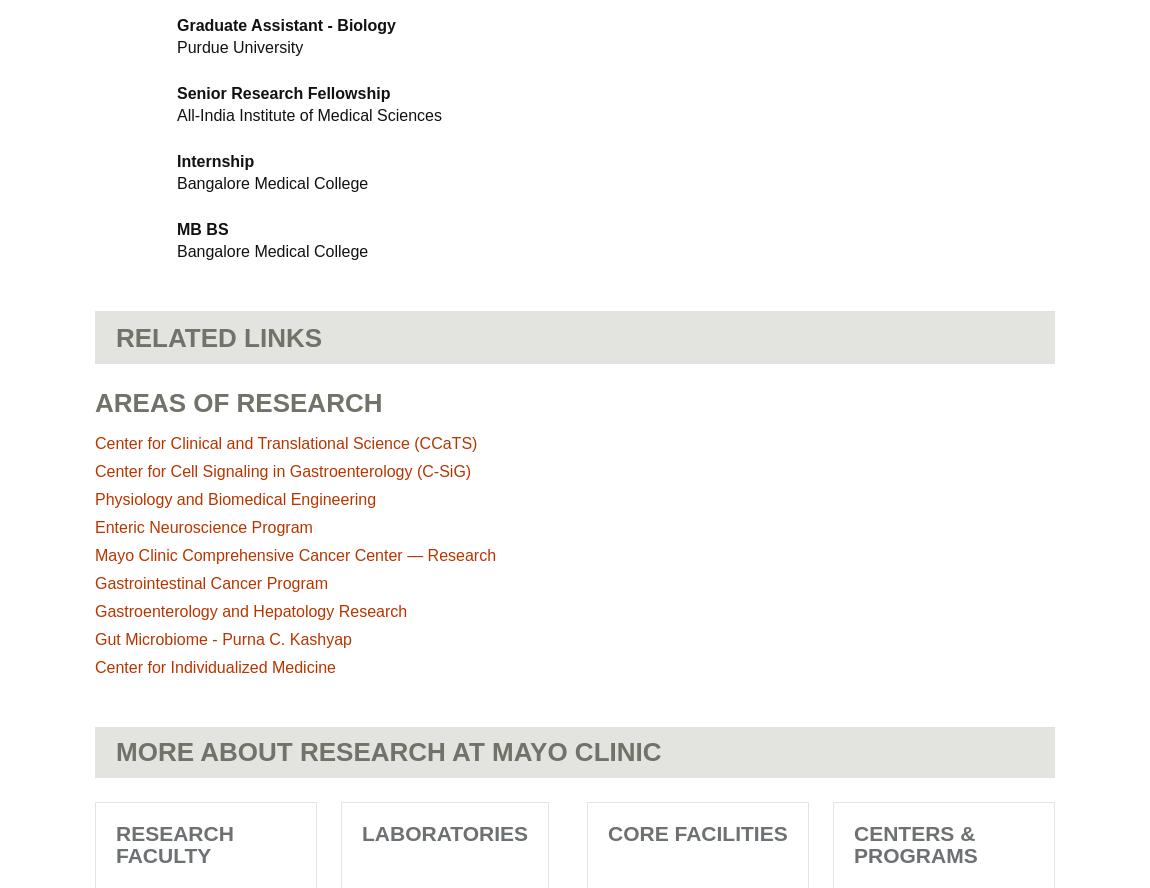 The height and width of the screenshot is (888, 1150). Describe the element at coordinates (214, 667) in the screenshot. I see `'Center for Individualized Medicine'` at that location.